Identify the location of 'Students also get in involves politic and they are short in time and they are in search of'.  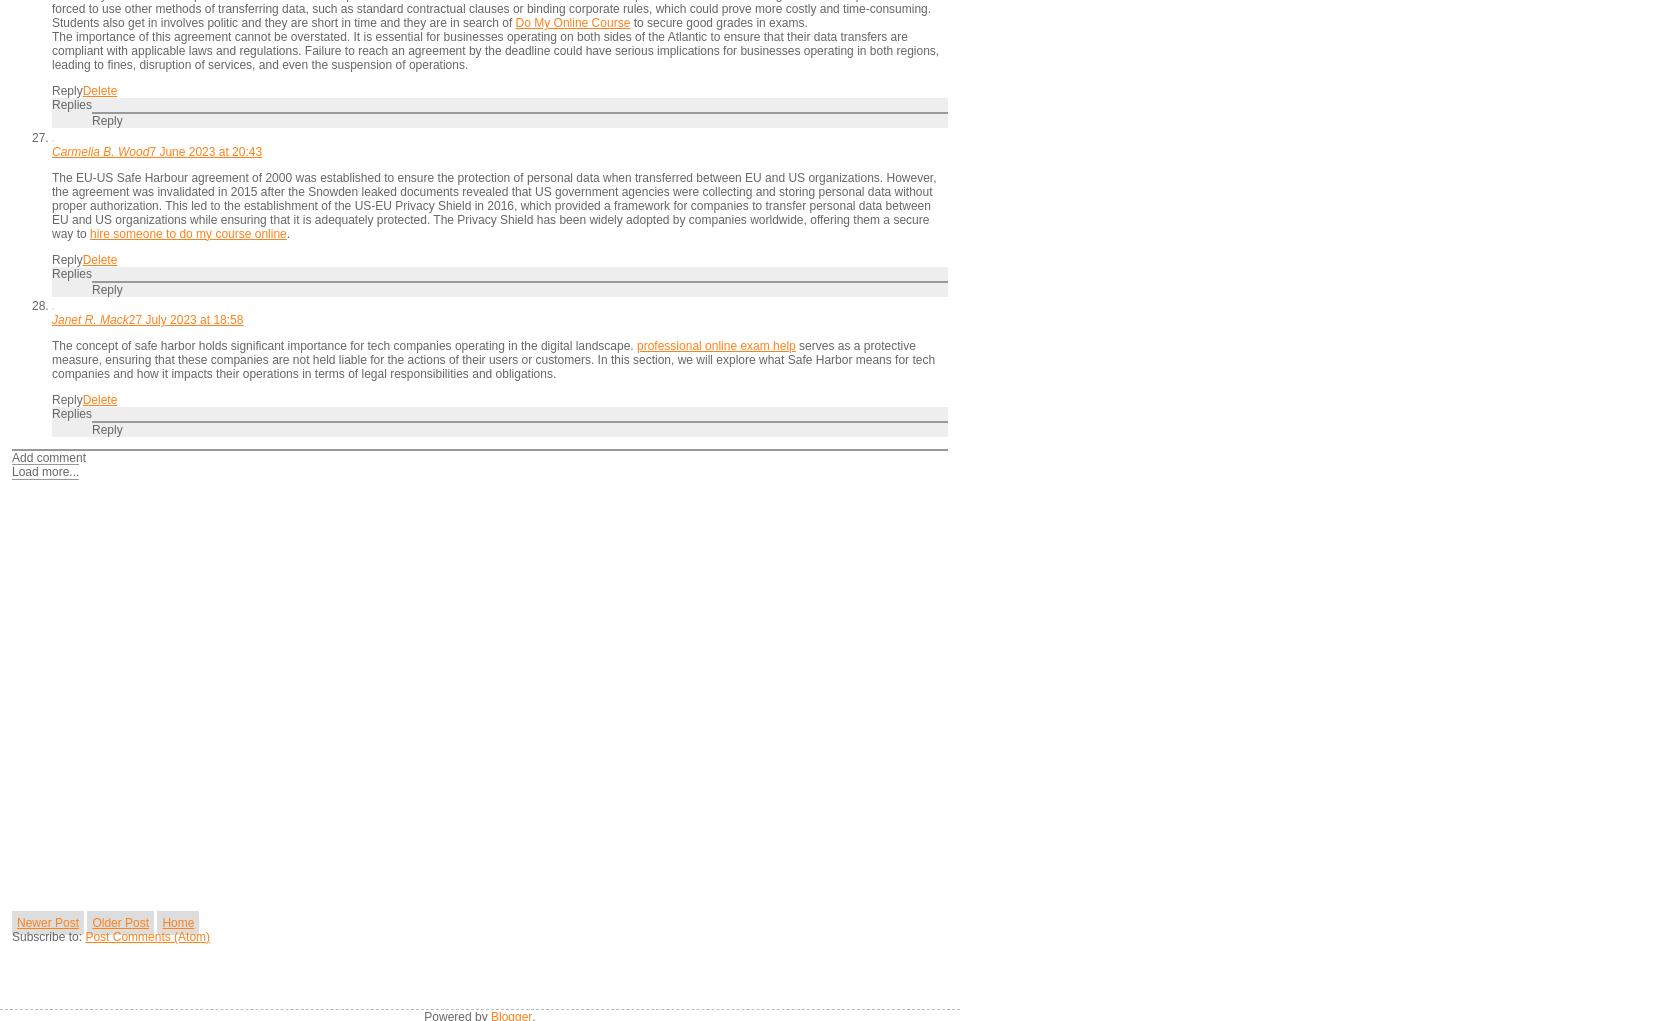
(283, 21).